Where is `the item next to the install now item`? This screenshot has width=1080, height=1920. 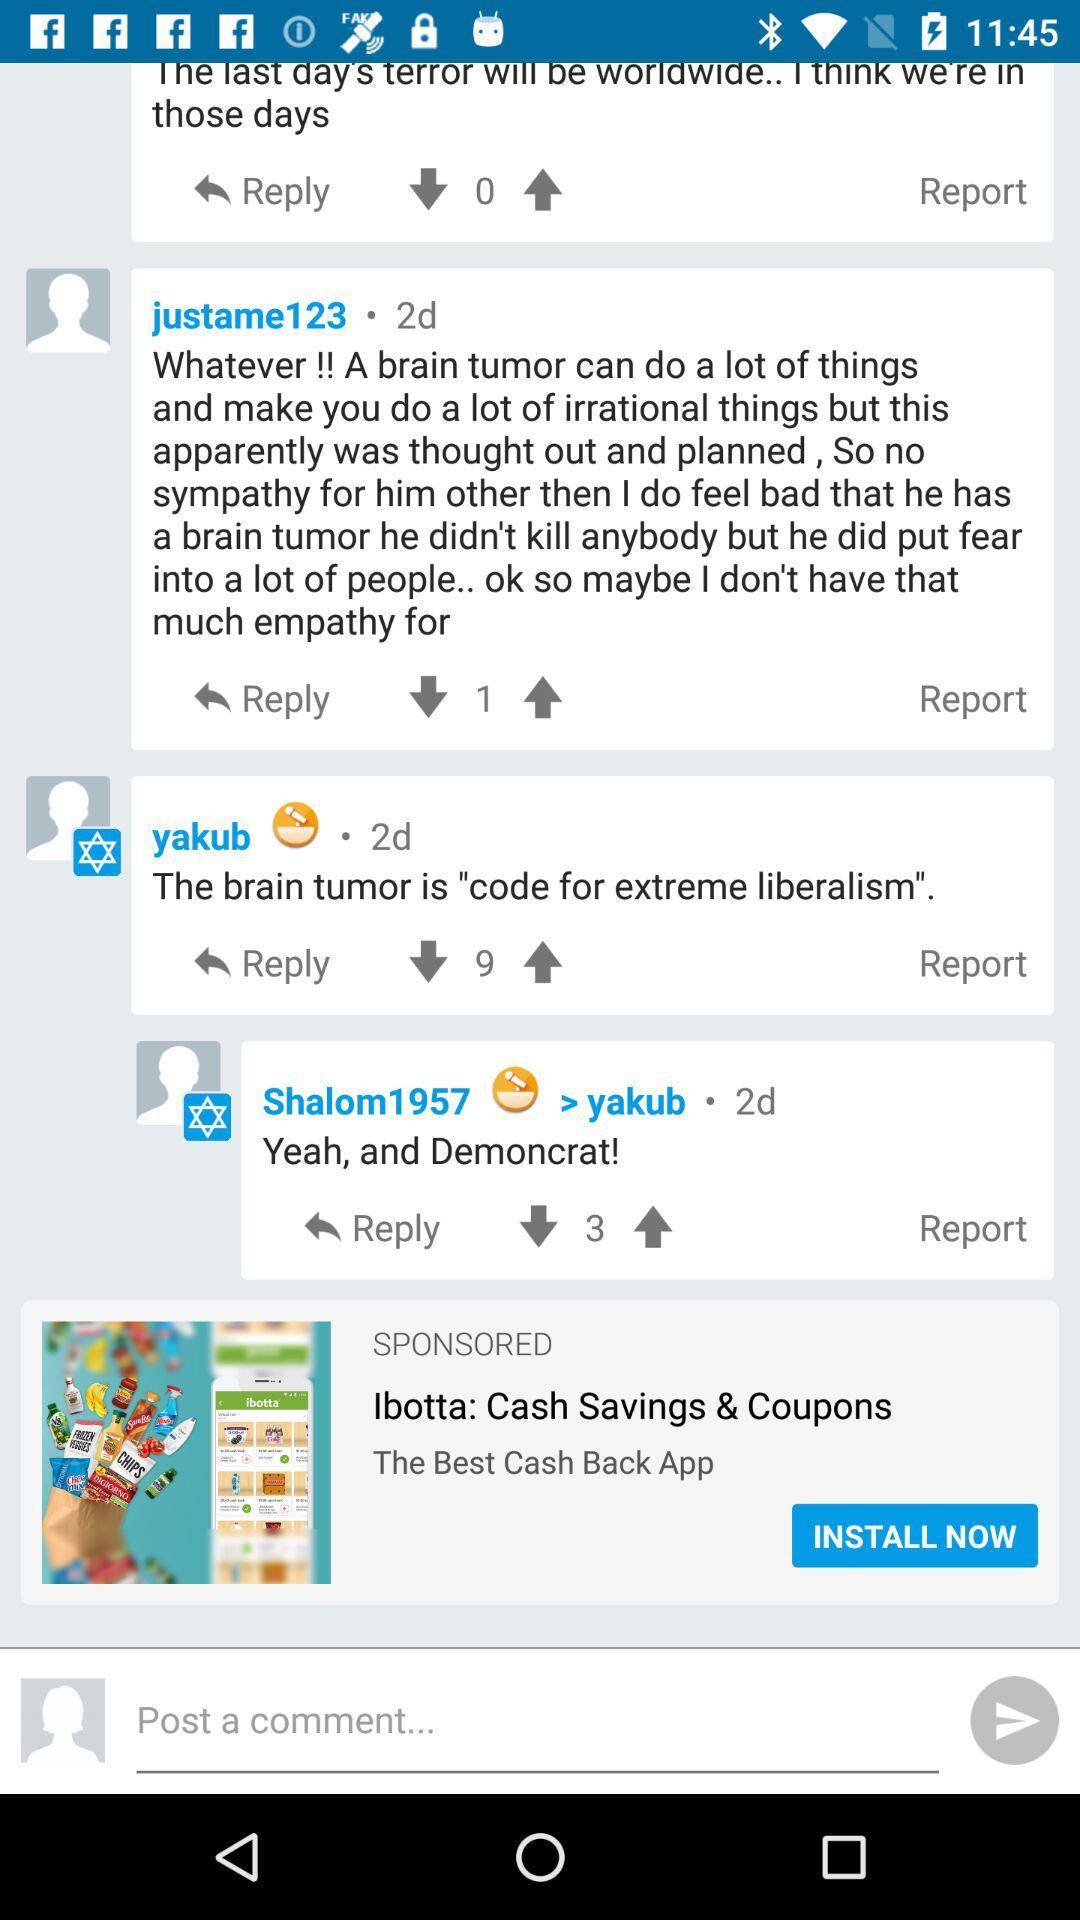 the item next to the install now item is located at coordinates (186, 1555).